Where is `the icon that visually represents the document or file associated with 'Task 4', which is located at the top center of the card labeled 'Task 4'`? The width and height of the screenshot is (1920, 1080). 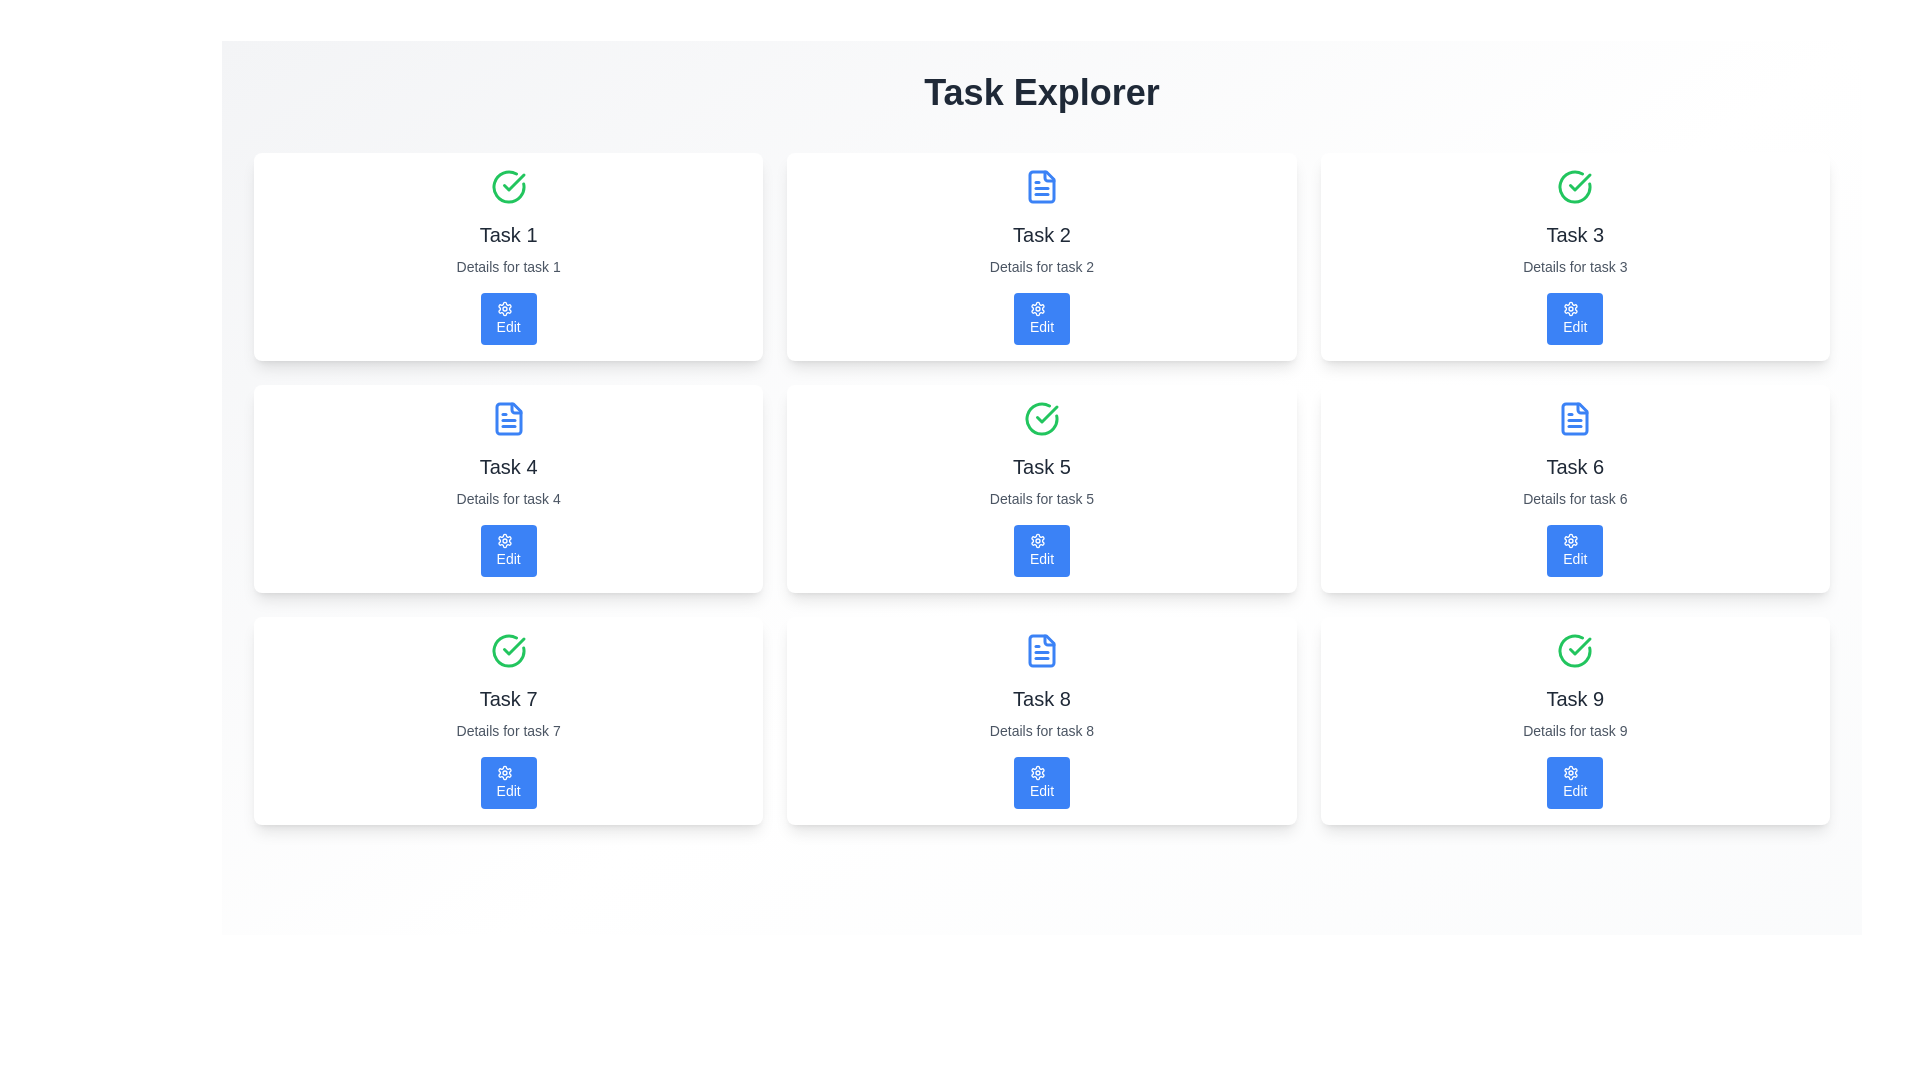 the icon that visually represents the document or file associated with 'Task 4', which is located at the top center of the card labeled 'Task 4' is located at coordinates (508, 418).